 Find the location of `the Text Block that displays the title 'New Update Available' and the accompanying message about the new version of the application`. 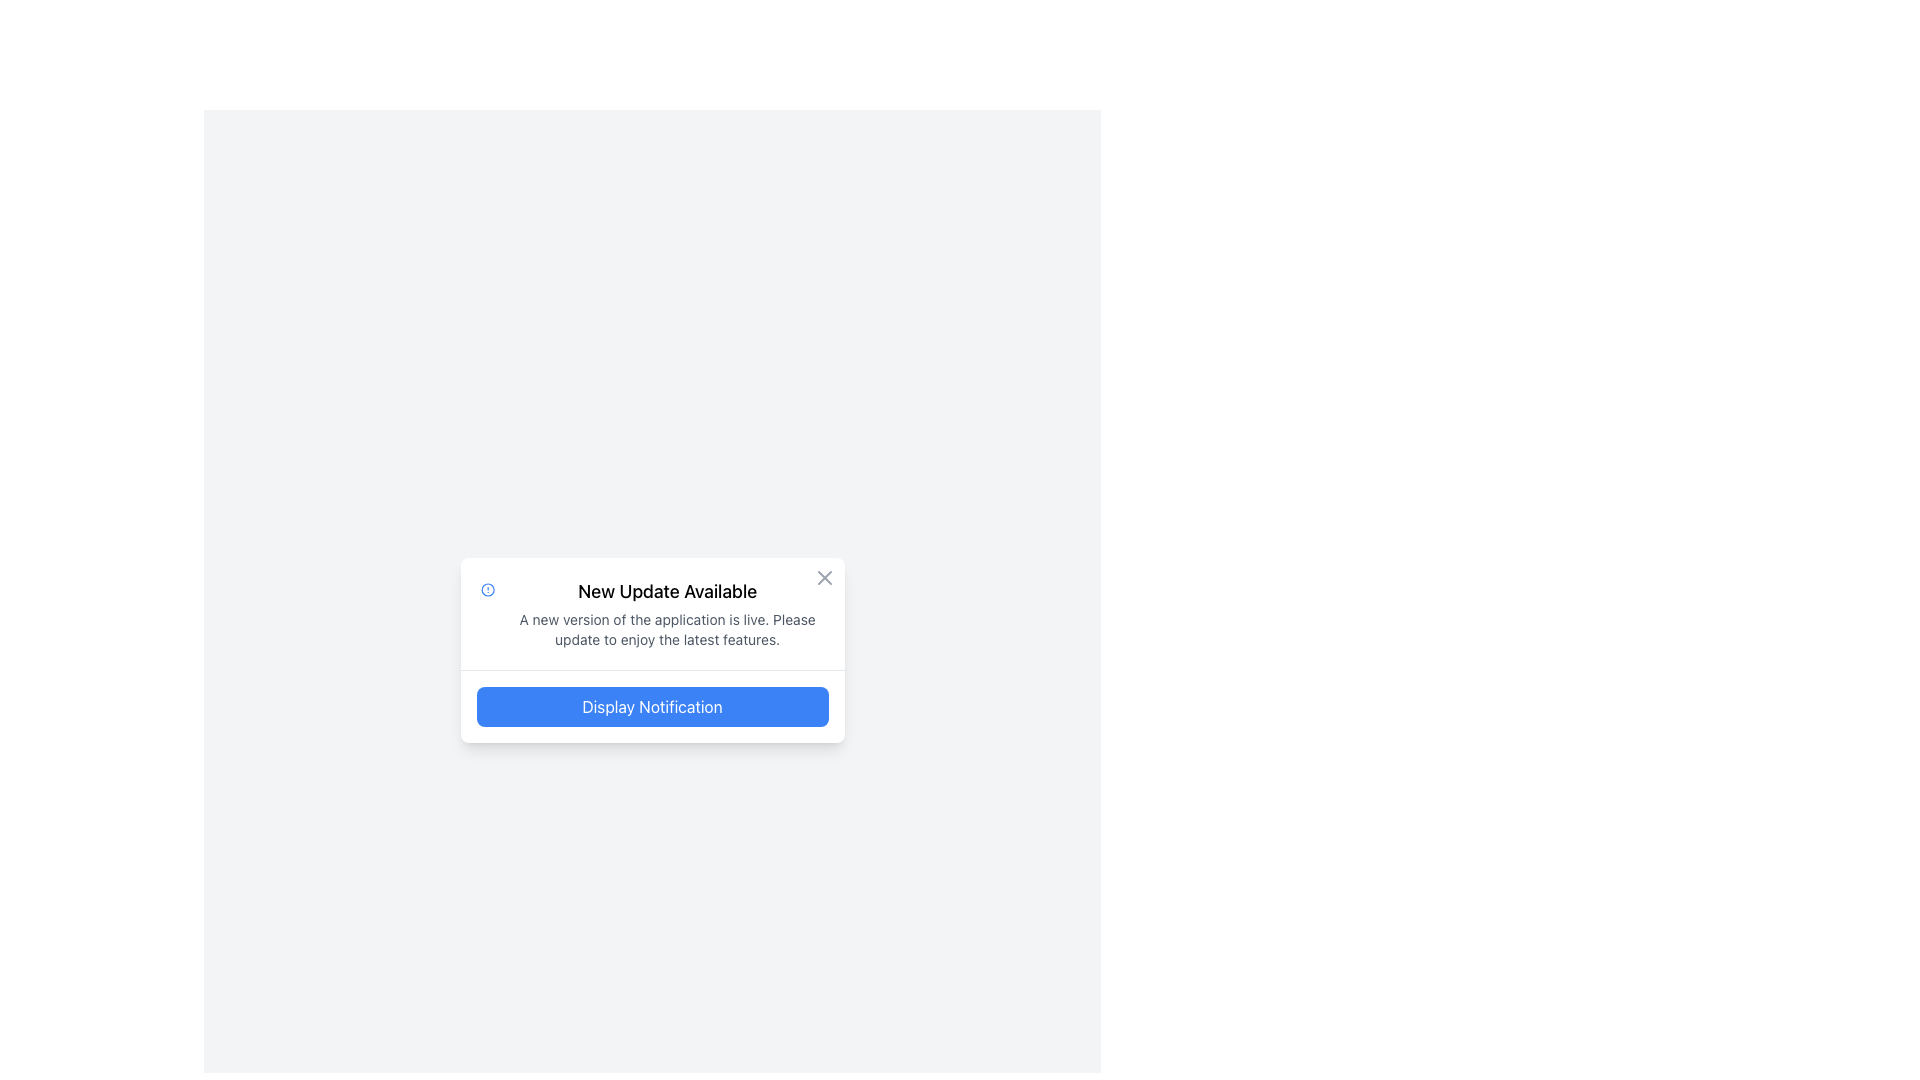

the Text Block that displays the title 'New Update Available' and the accompanying message about the new version of the application is located at coordinates (667, 612).